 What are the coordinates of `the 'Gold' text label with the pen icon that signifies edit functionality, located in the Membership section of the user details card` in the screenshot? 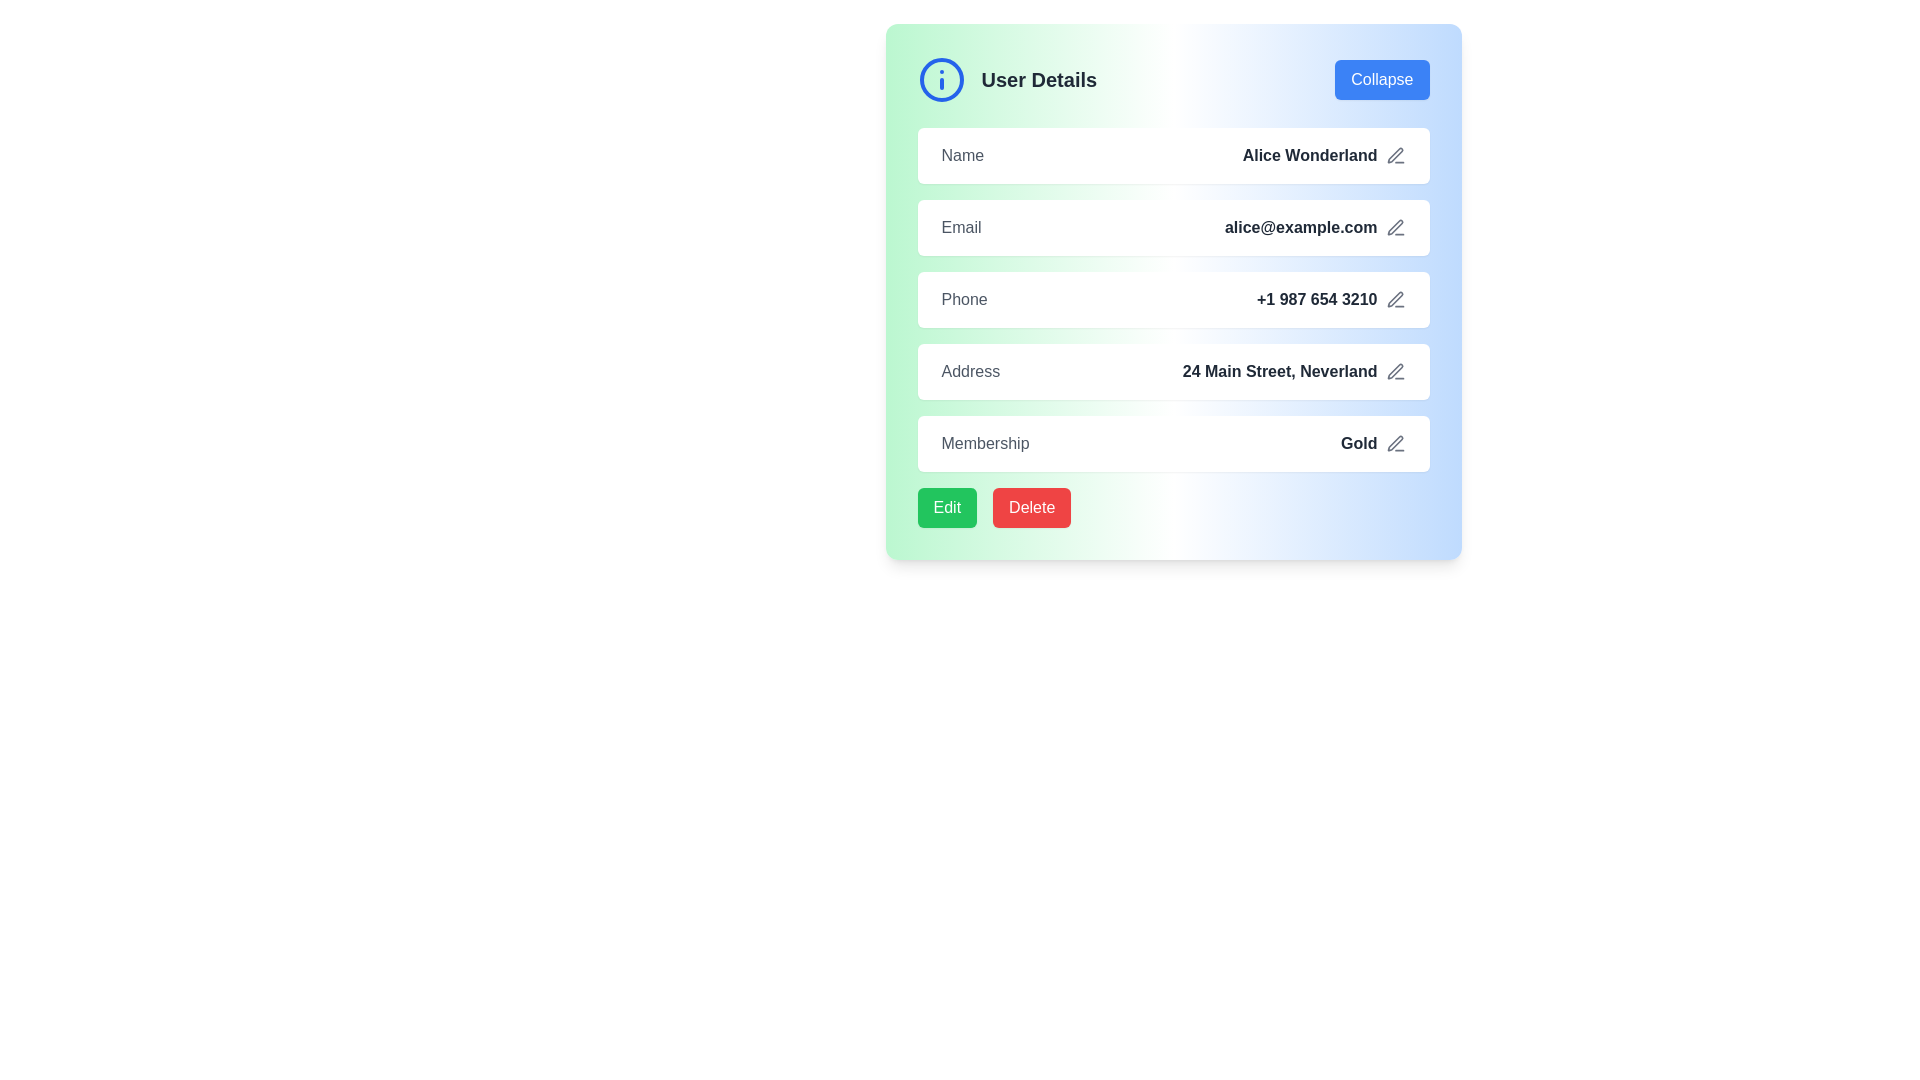 It's located at (1372, 442).